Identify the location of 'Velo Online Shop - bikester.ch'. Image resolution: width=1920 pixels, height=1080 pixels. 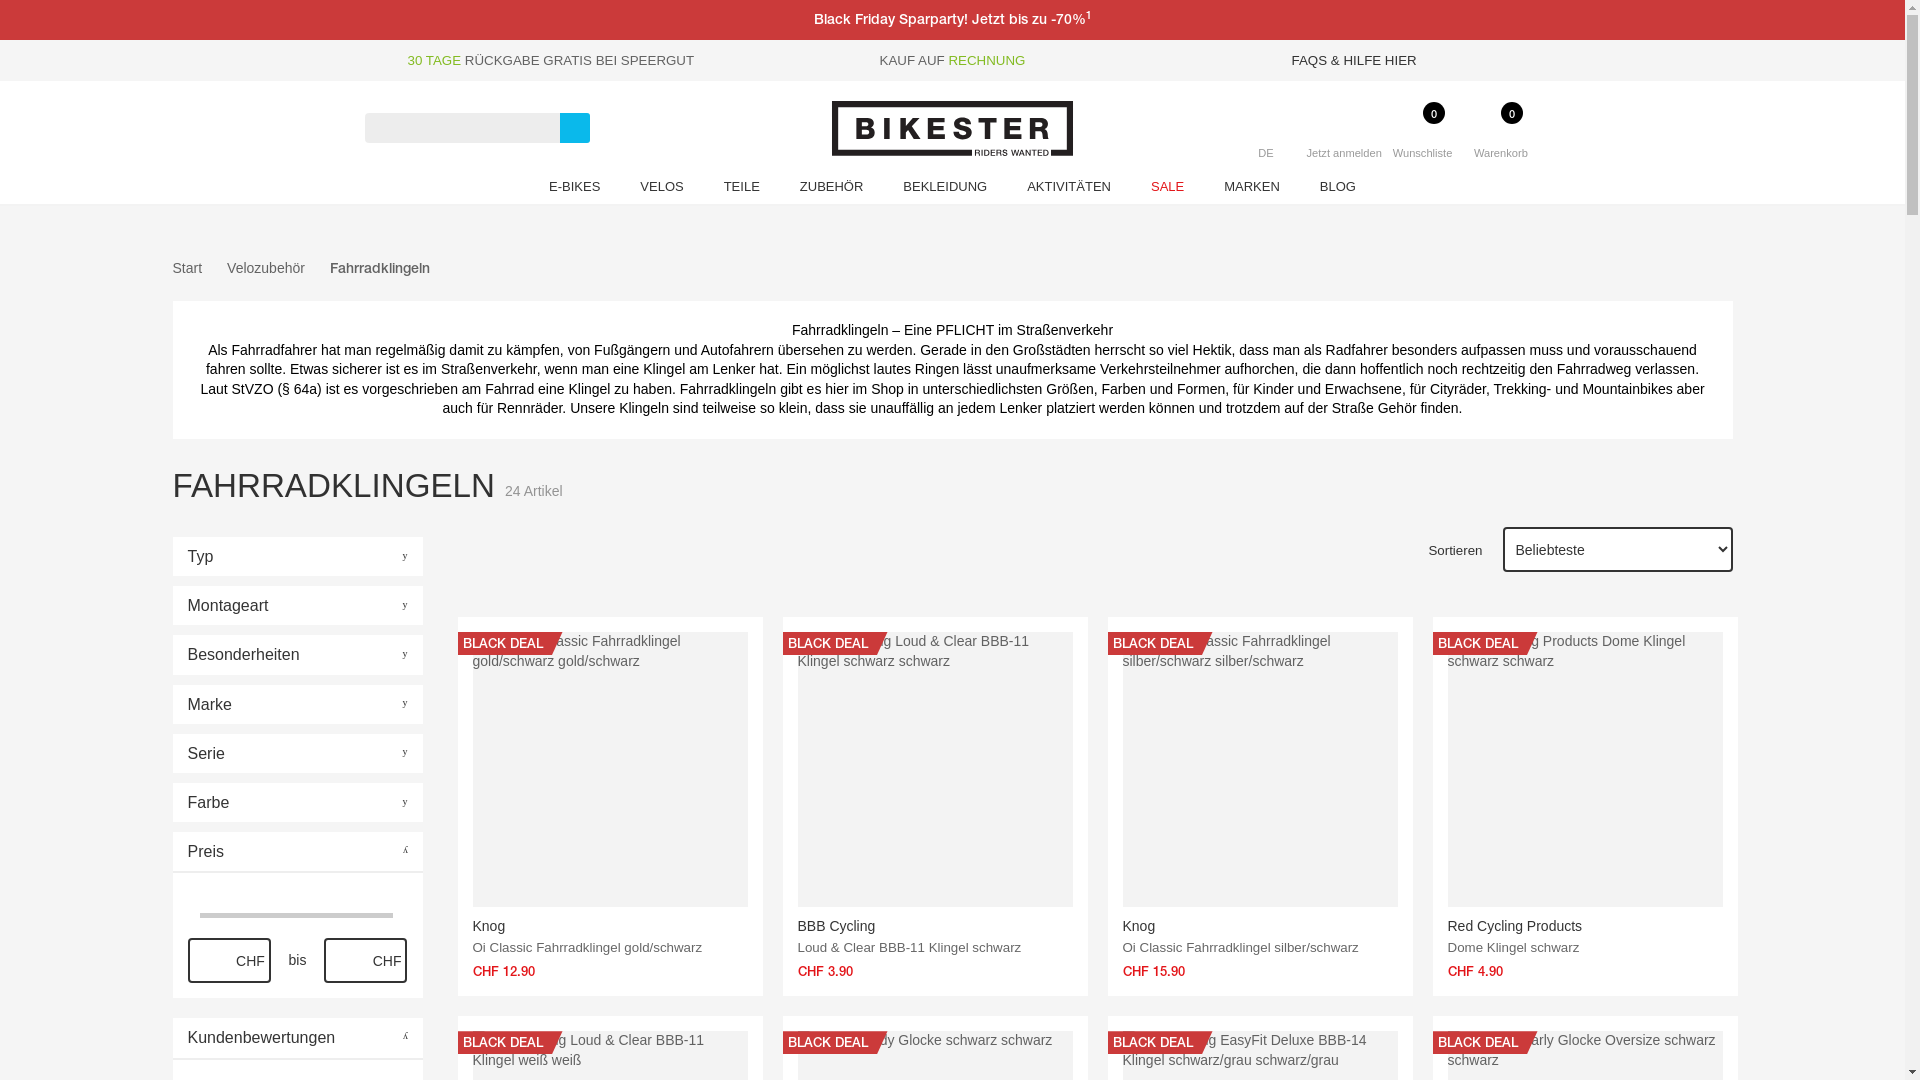
(951, 128).